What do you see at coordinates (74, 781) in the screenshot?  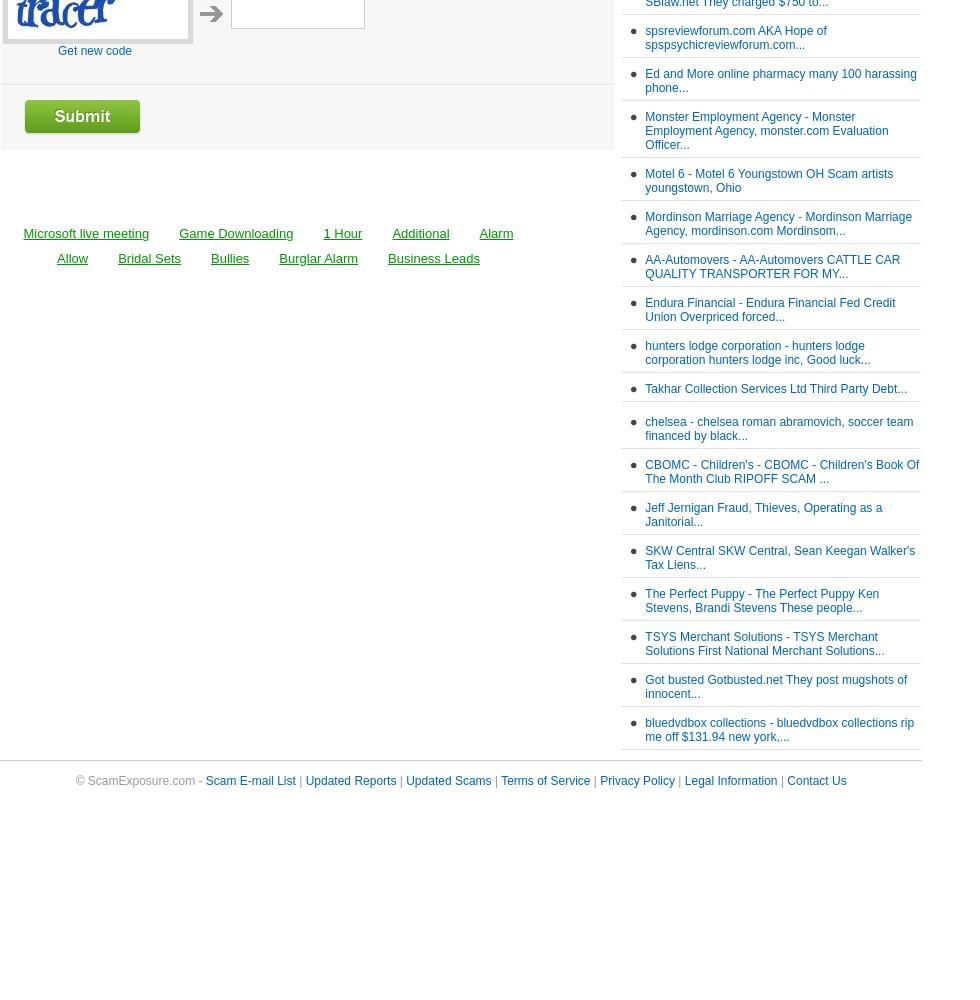 I see `'© ScamExposure.com -'` at bounding box center [74, 781].